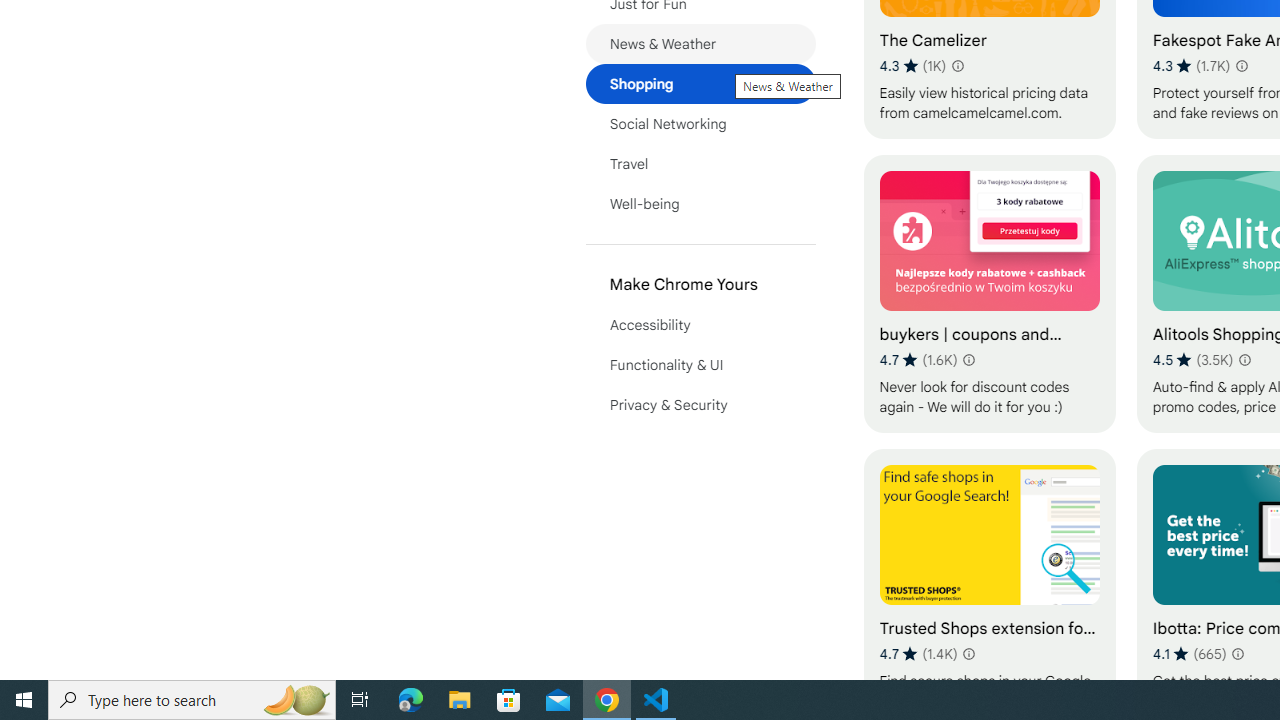 The width and height of the screenshot is (1280, 720). What do you see at coordinates (917, 360) in the screenshot?
I see `'Average rating 4.7 out of 5 stars. 1.6K ratings.'` at bounding box center [917, 360].